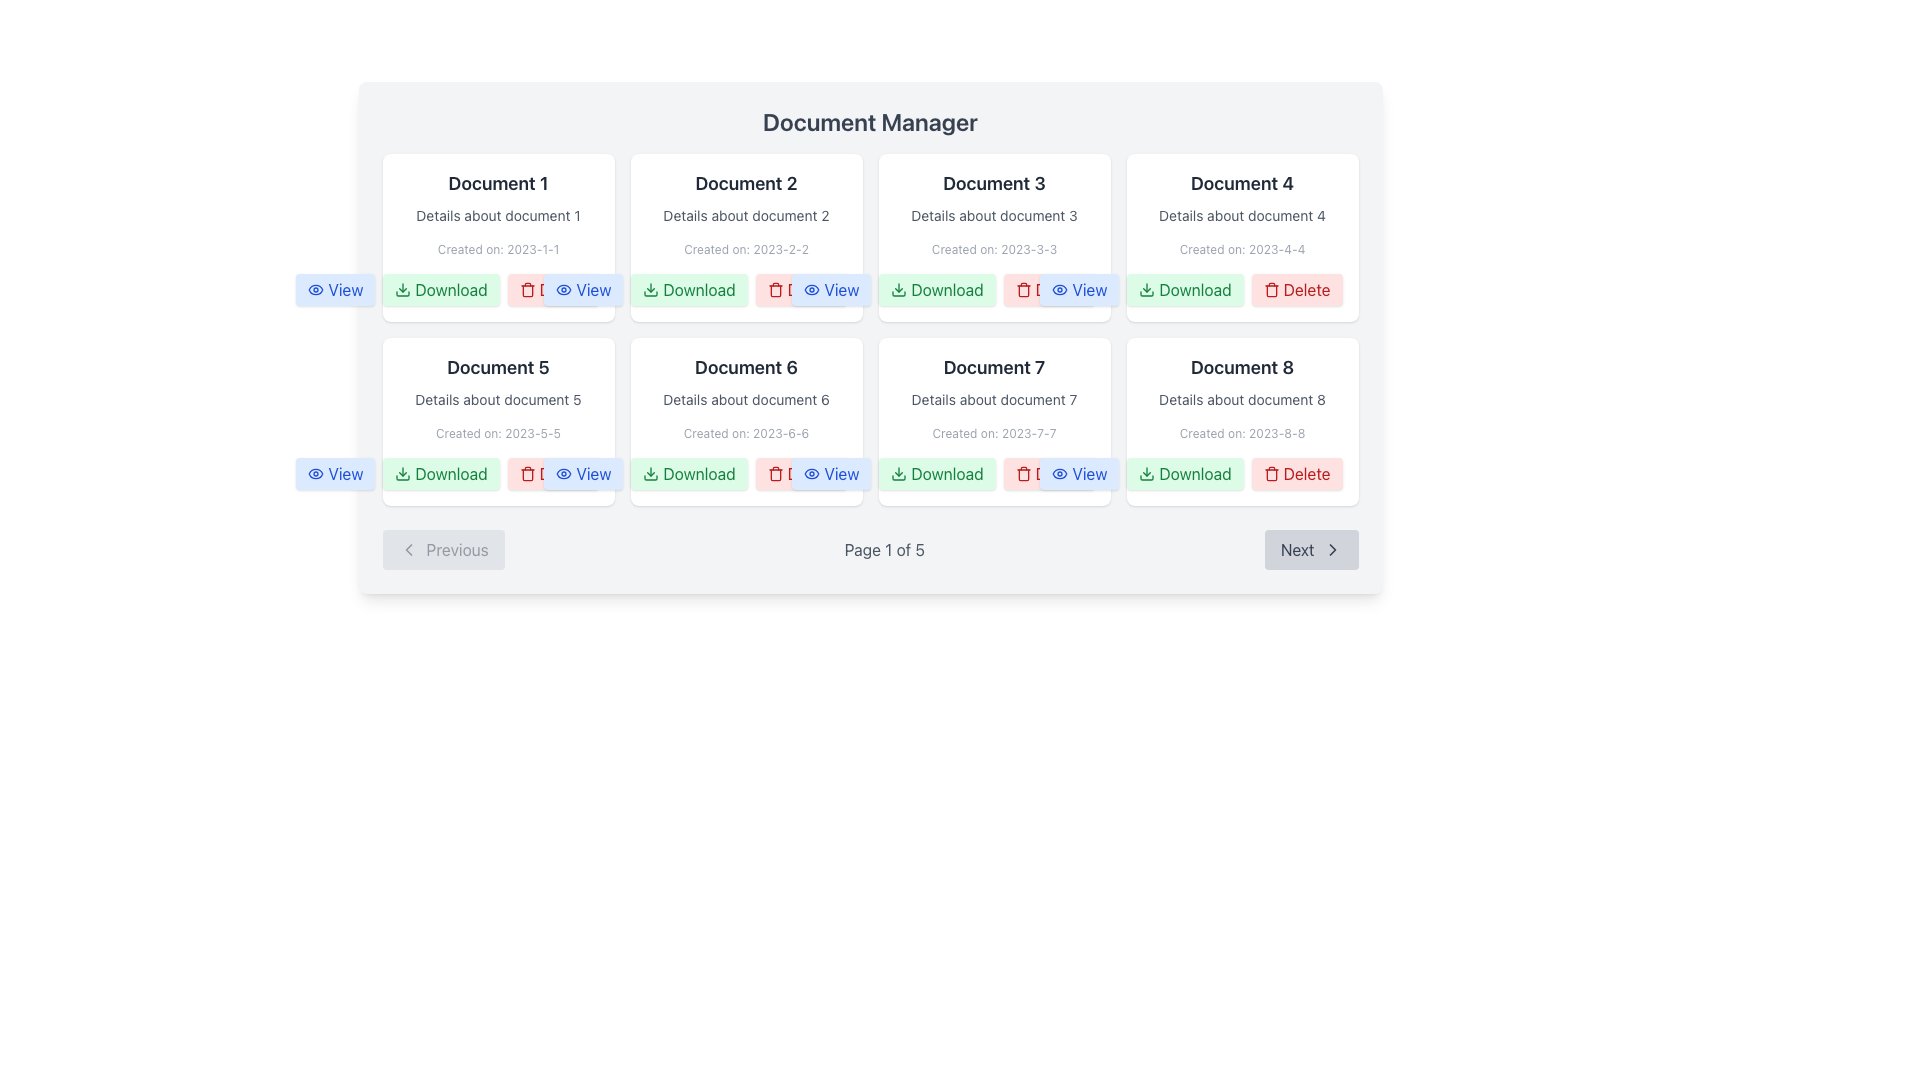  I want to click on the static text label that provides additional details about 'Document 4', located below the title and above the creation date, so click(1241, 216).